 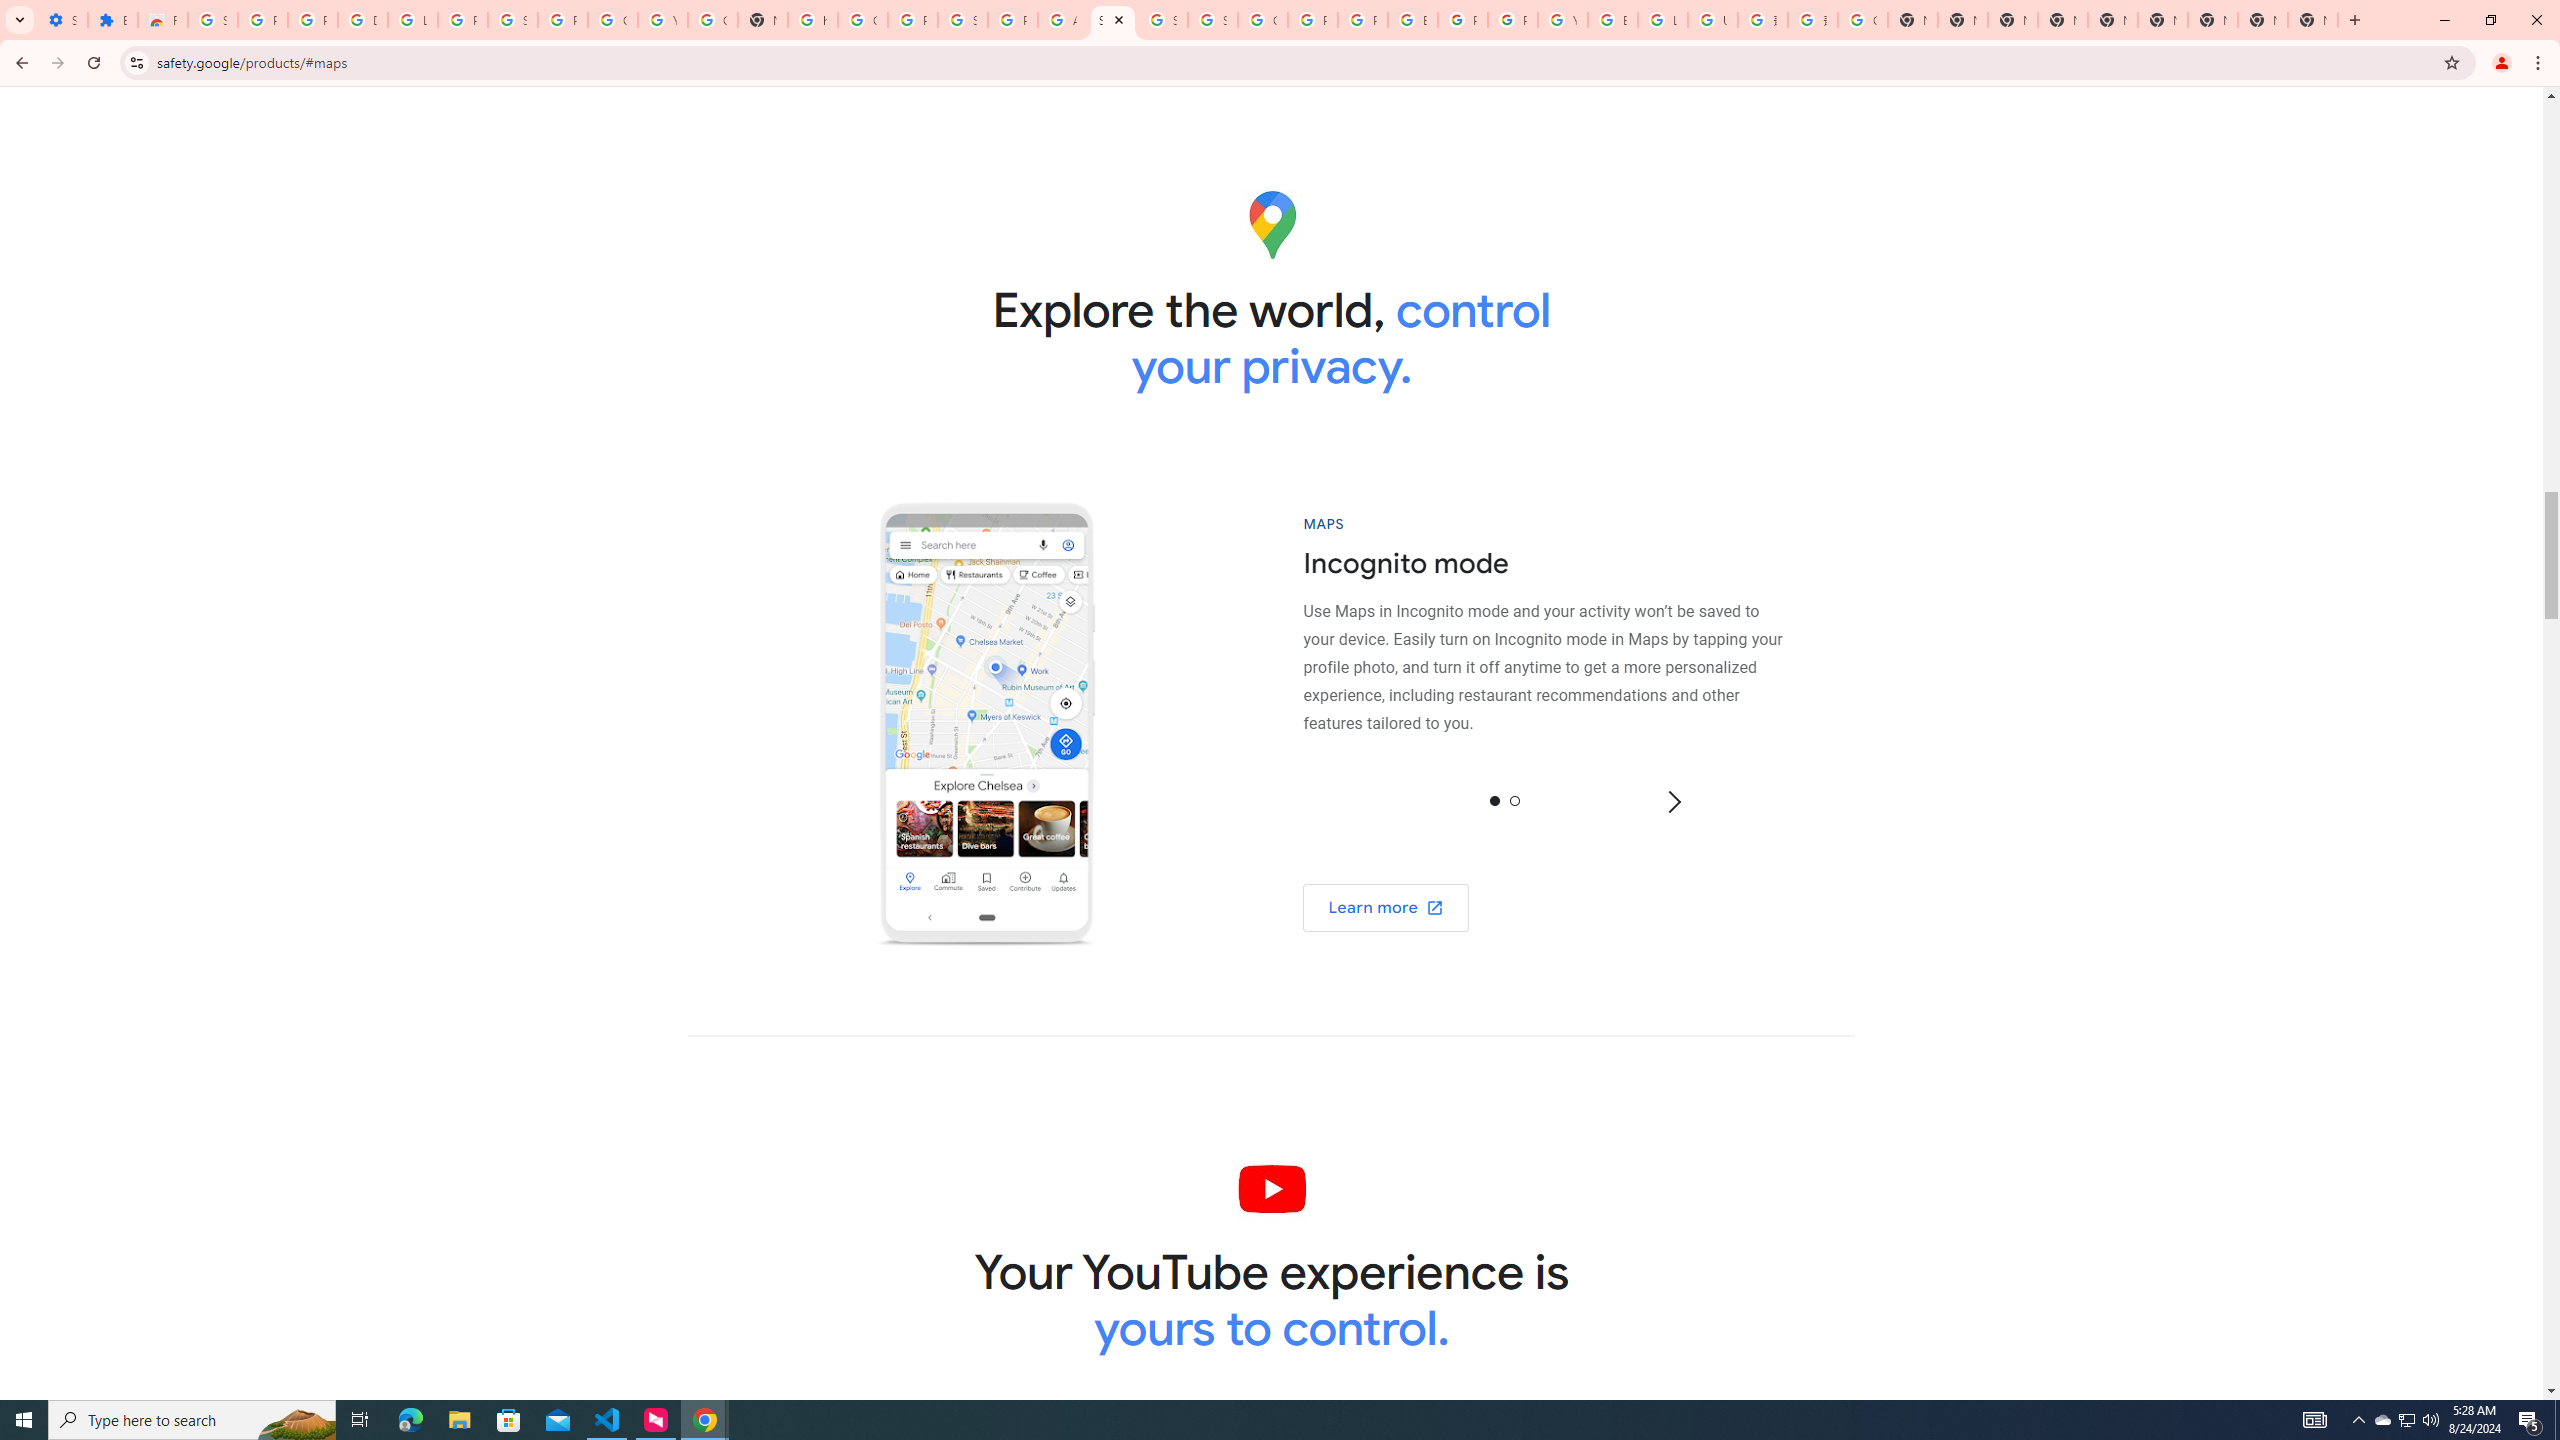 What do you see at coordinates (1513, 798) in the screenshot?
I see `'1'` at bounding box center [1513, 798].